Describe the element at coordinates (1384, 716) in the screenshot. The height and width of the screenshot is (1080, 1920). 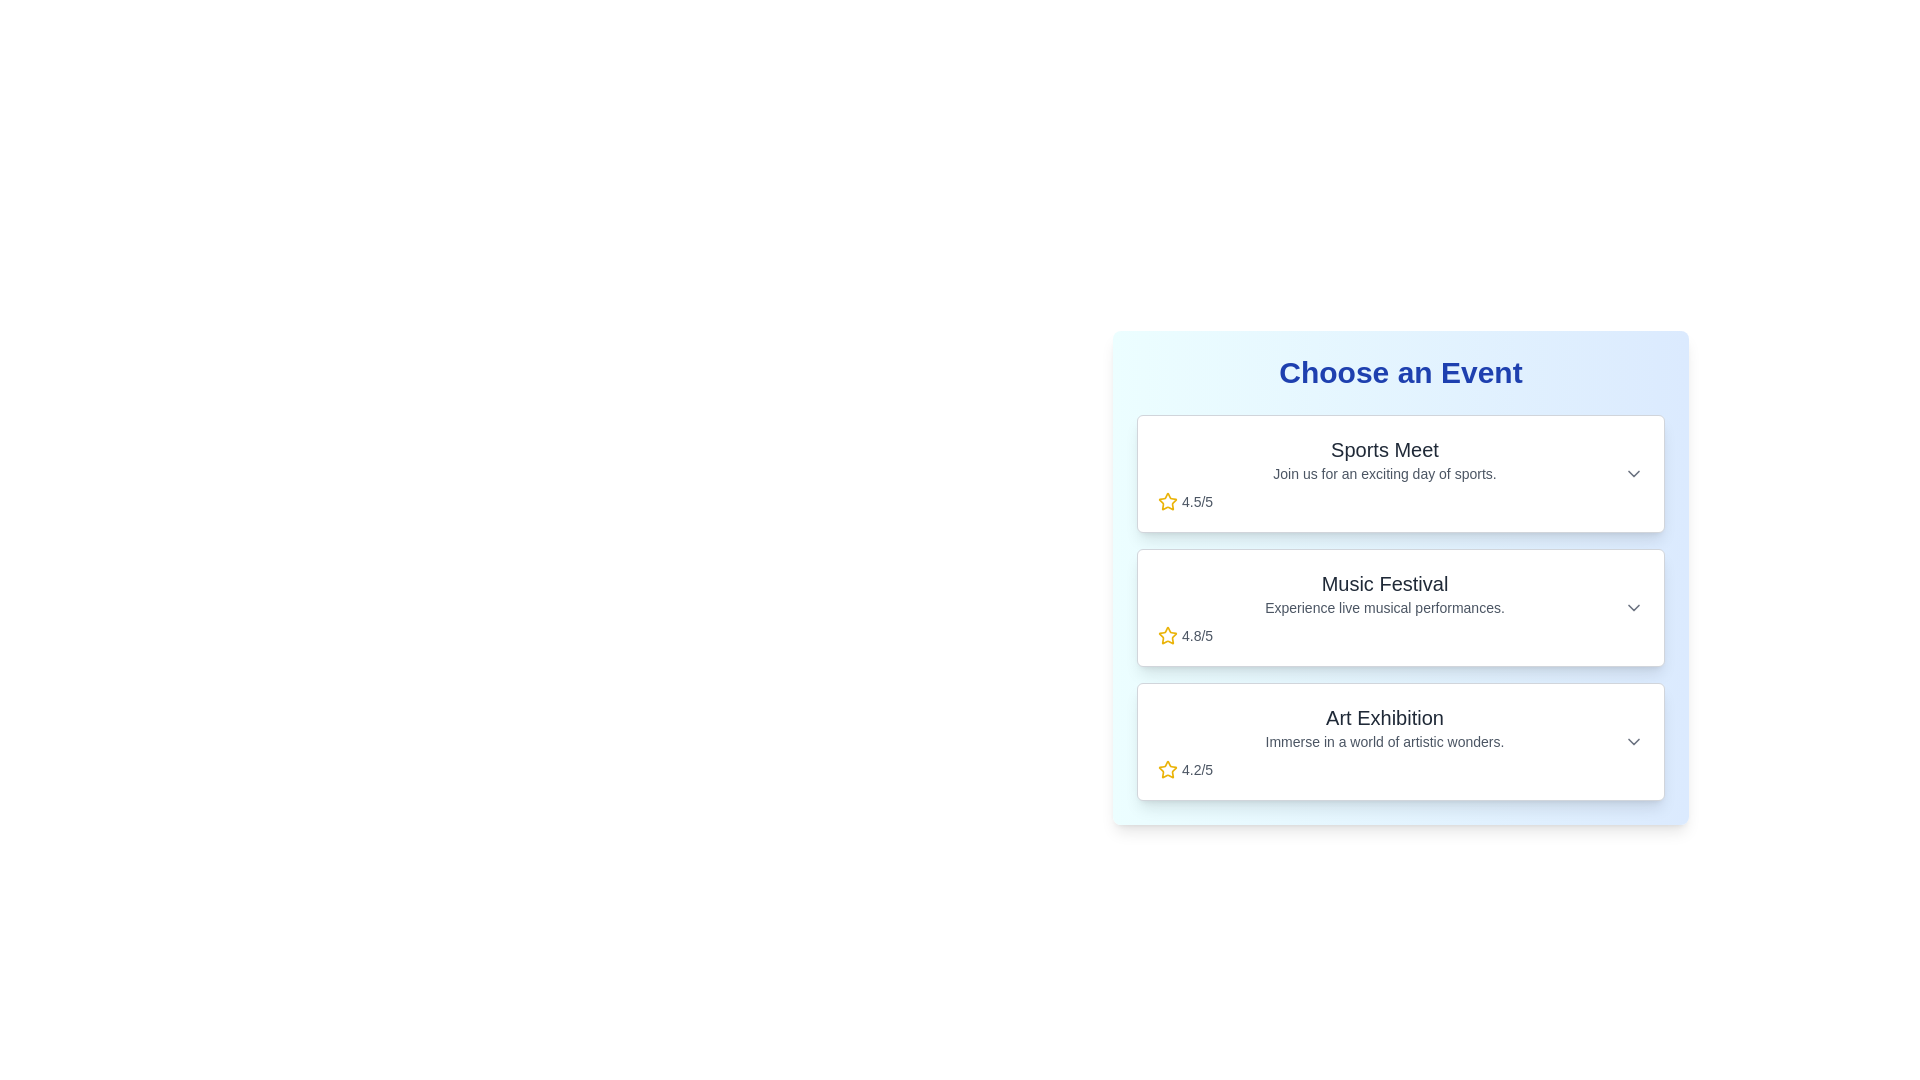
I see `the surrounding card of the event title displayed in the third card from the top, which serves to identify the event's purpose` at that location.